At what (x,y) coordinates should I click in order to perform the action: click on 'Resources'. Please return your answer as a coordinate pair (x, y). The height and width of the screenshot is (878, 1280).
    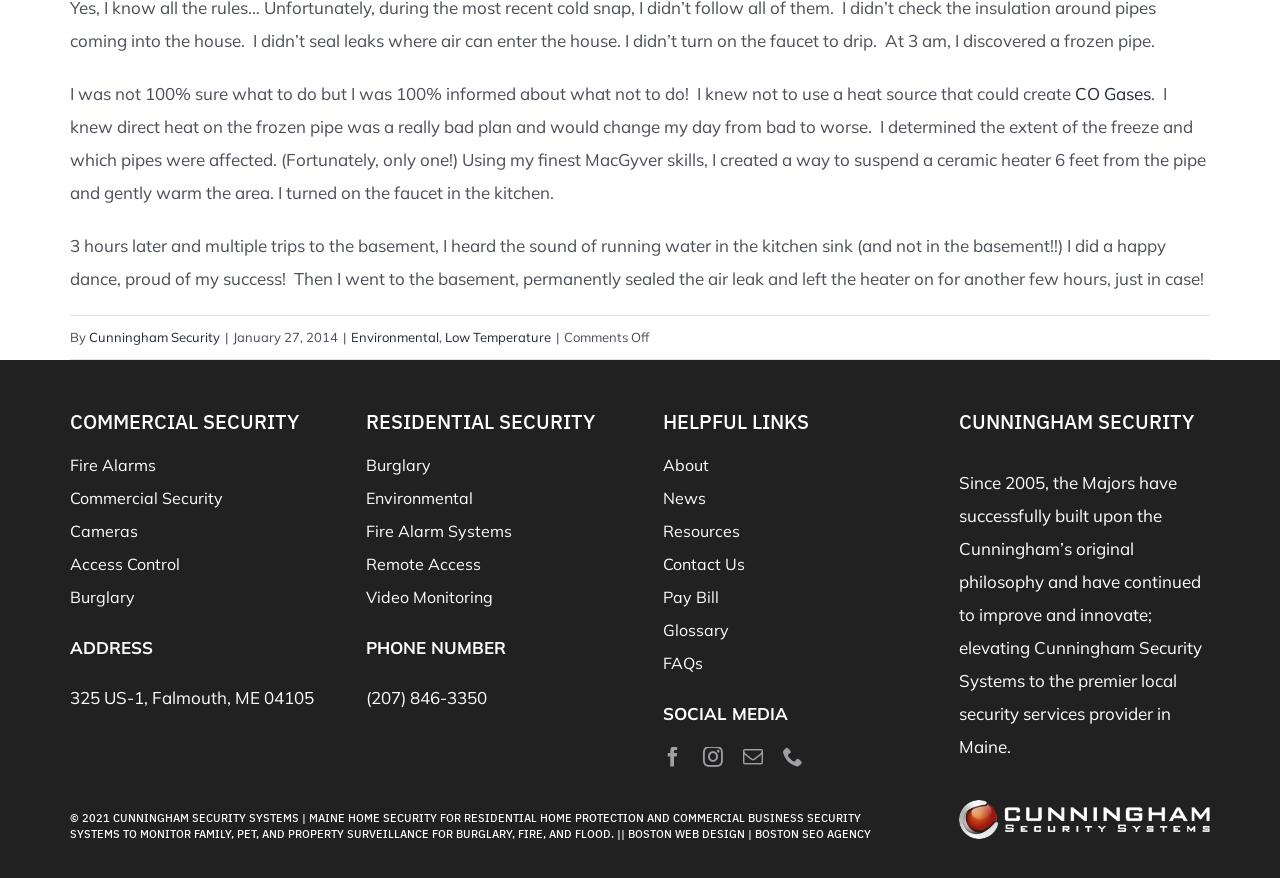
    Looking at the image, I should click on (700, 528).